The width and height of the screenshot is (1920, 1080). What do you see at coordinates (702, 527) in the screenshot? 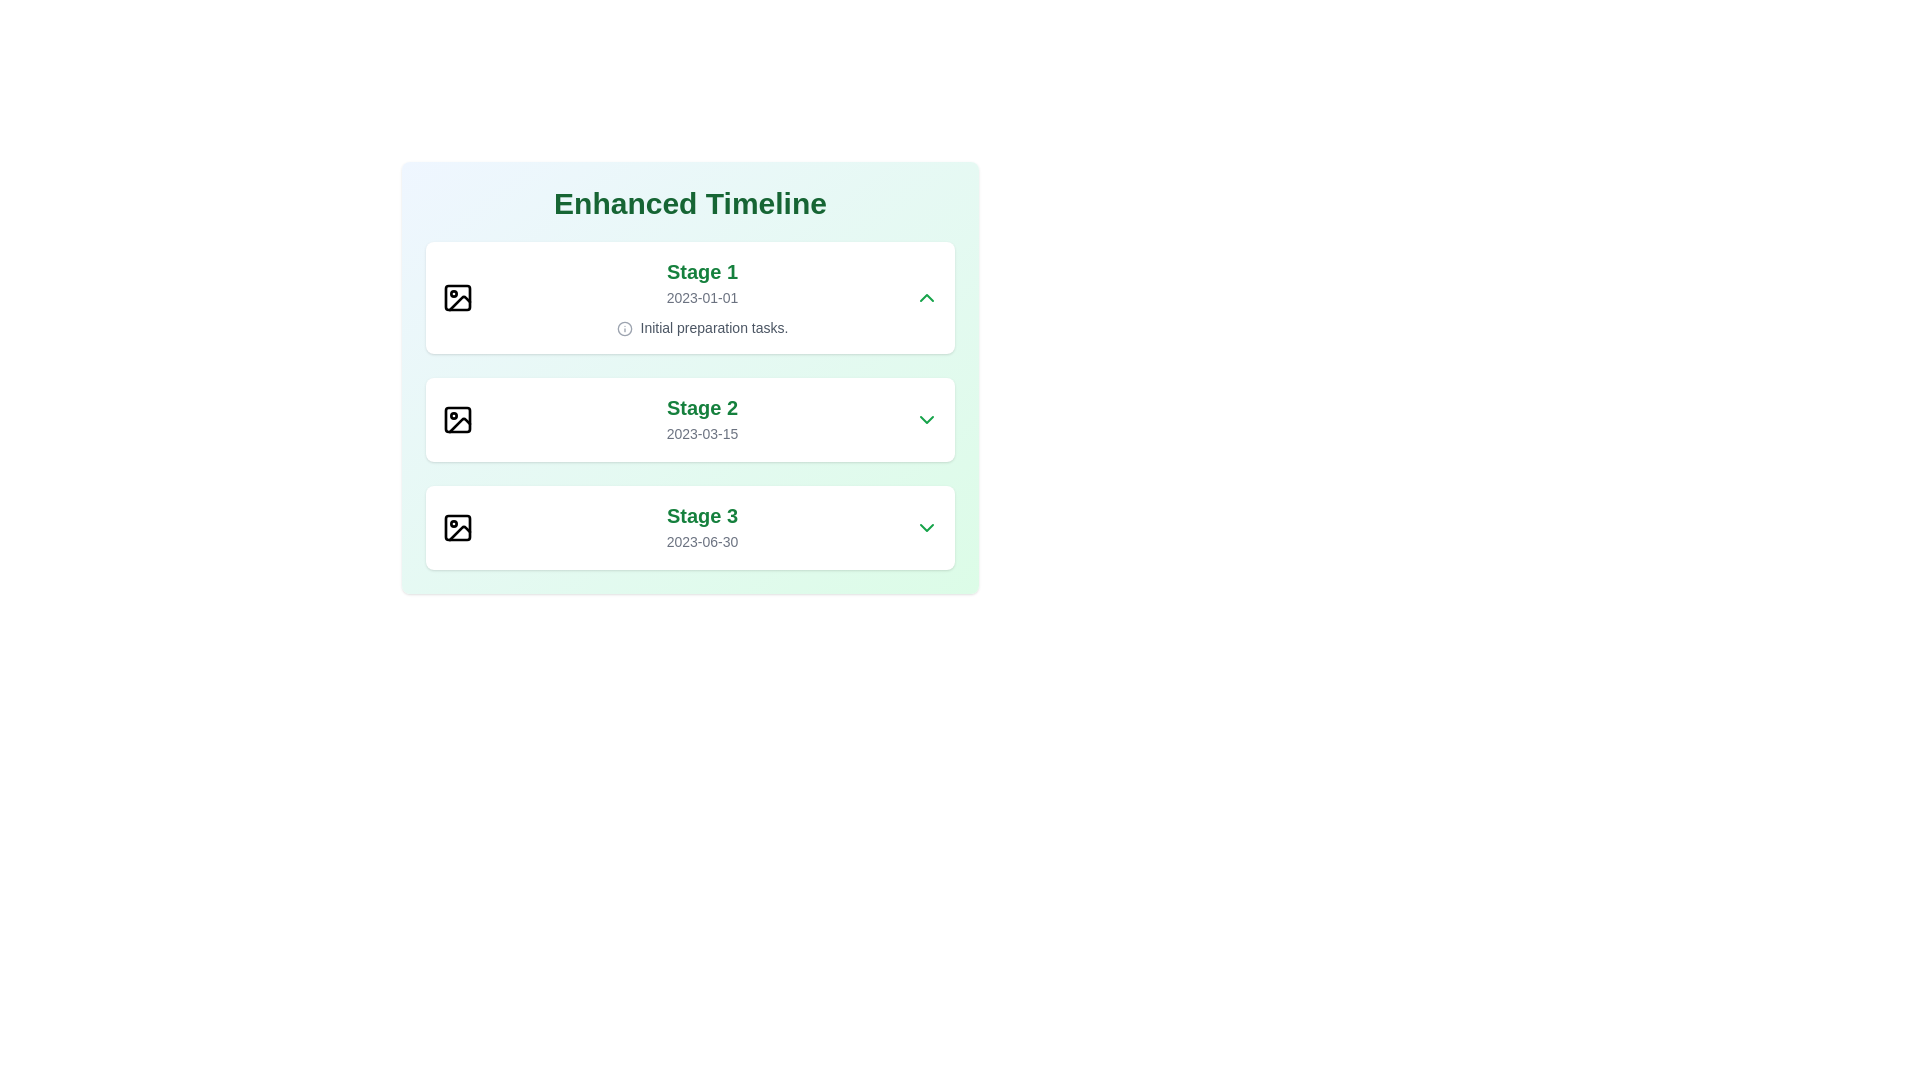
I see `the text block displaying 'Stage 3' and '2023-06-30' within the third card of a vertical list, which is prominently styled with a bold green title and a lighter gray subtitle` at bounding box center [702, 527].